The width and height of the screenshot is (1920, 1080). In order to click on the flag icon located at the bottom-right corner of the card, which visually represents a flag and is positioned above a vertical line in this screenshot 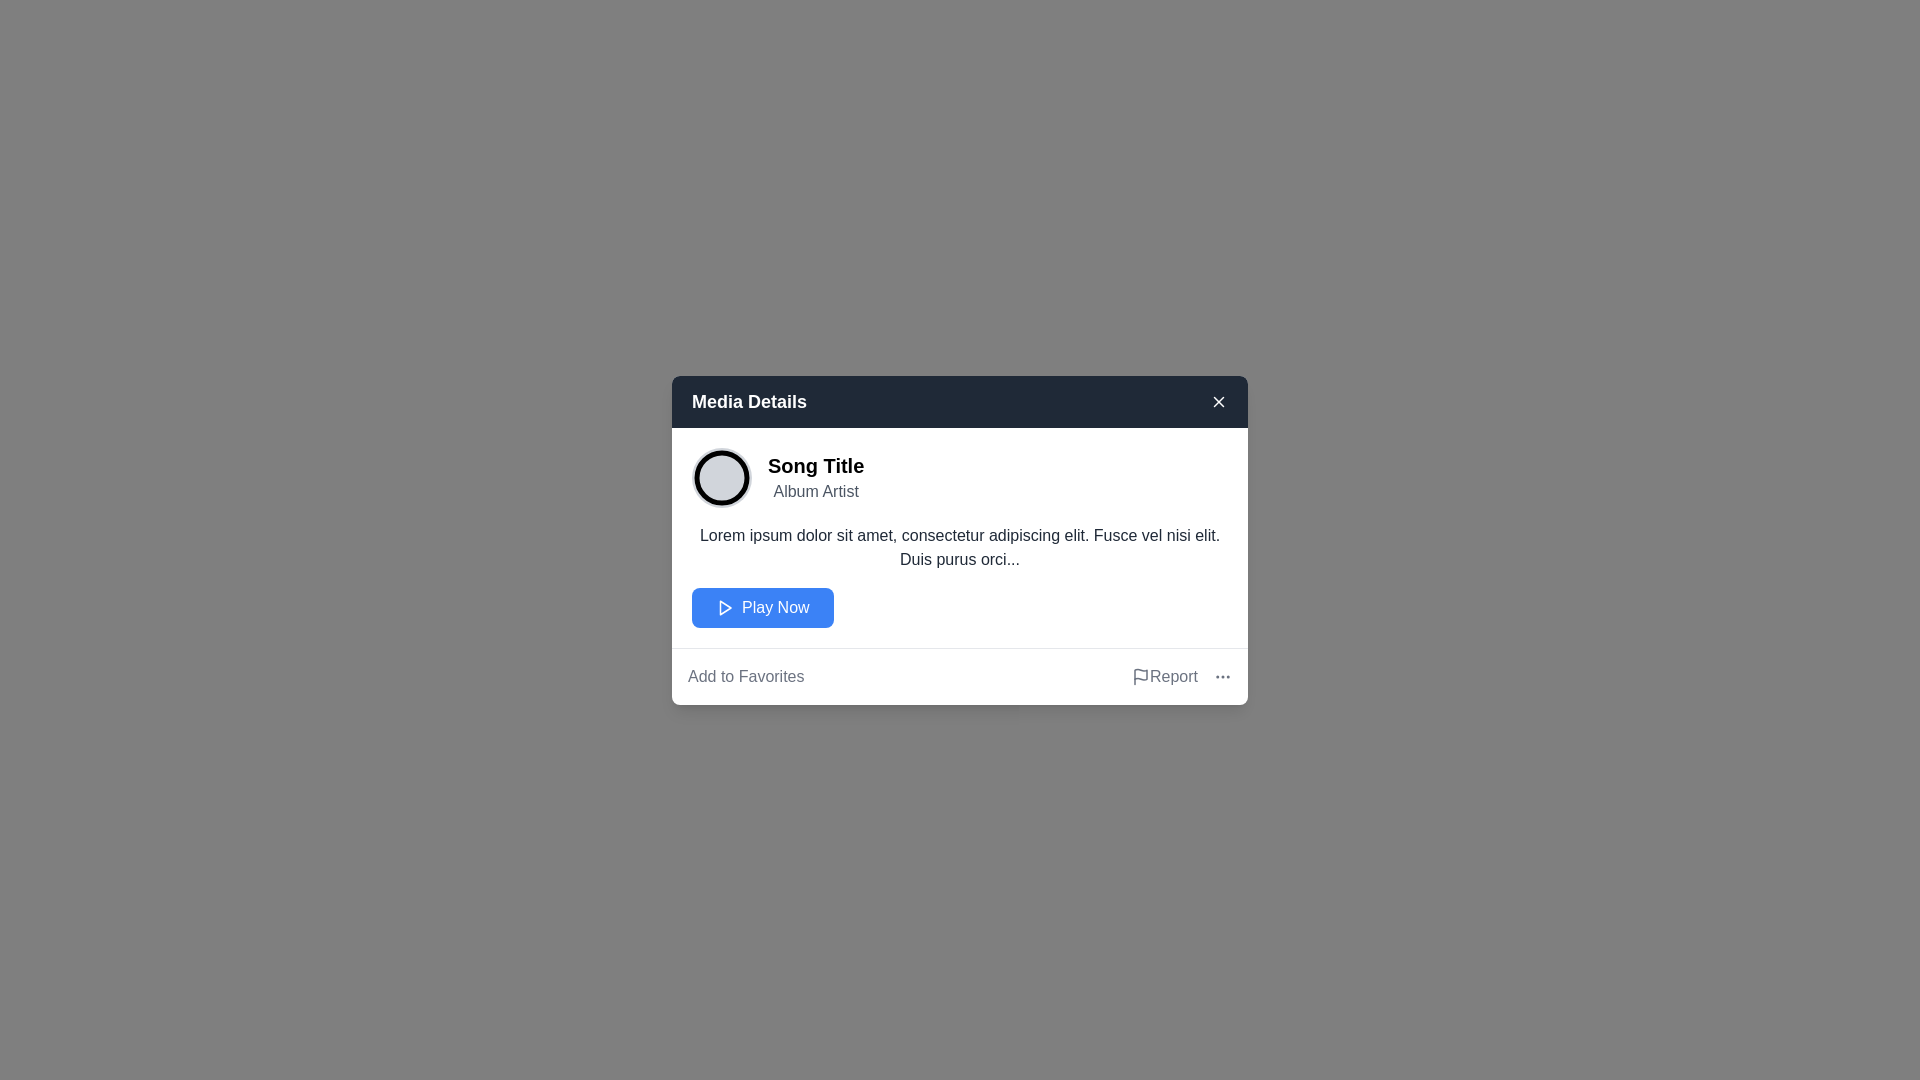, I will do `click(1141, 674)`.